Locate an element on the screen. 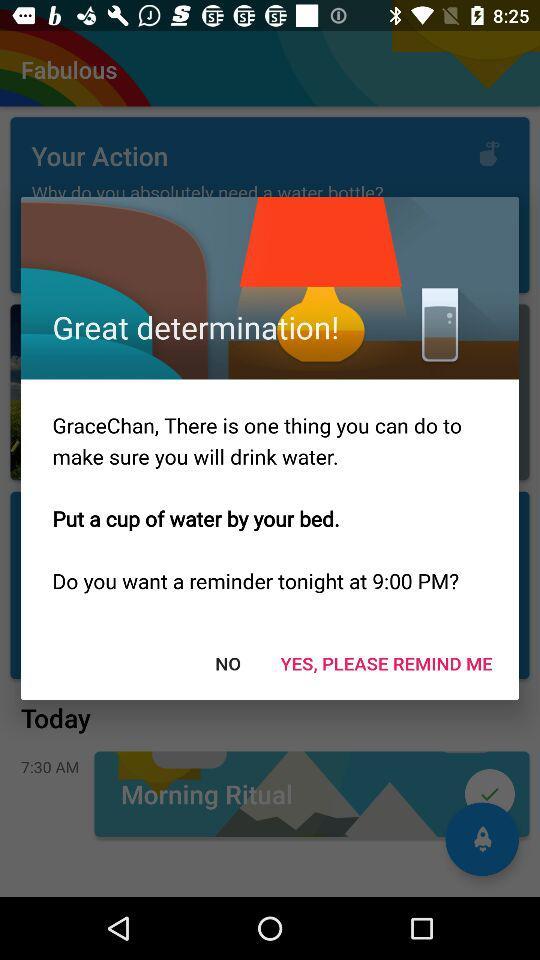 Image resolution: width=540 pixels, height=960 pixels. the icon to the left of the yes please remind item is located at coordinates (226, 663).